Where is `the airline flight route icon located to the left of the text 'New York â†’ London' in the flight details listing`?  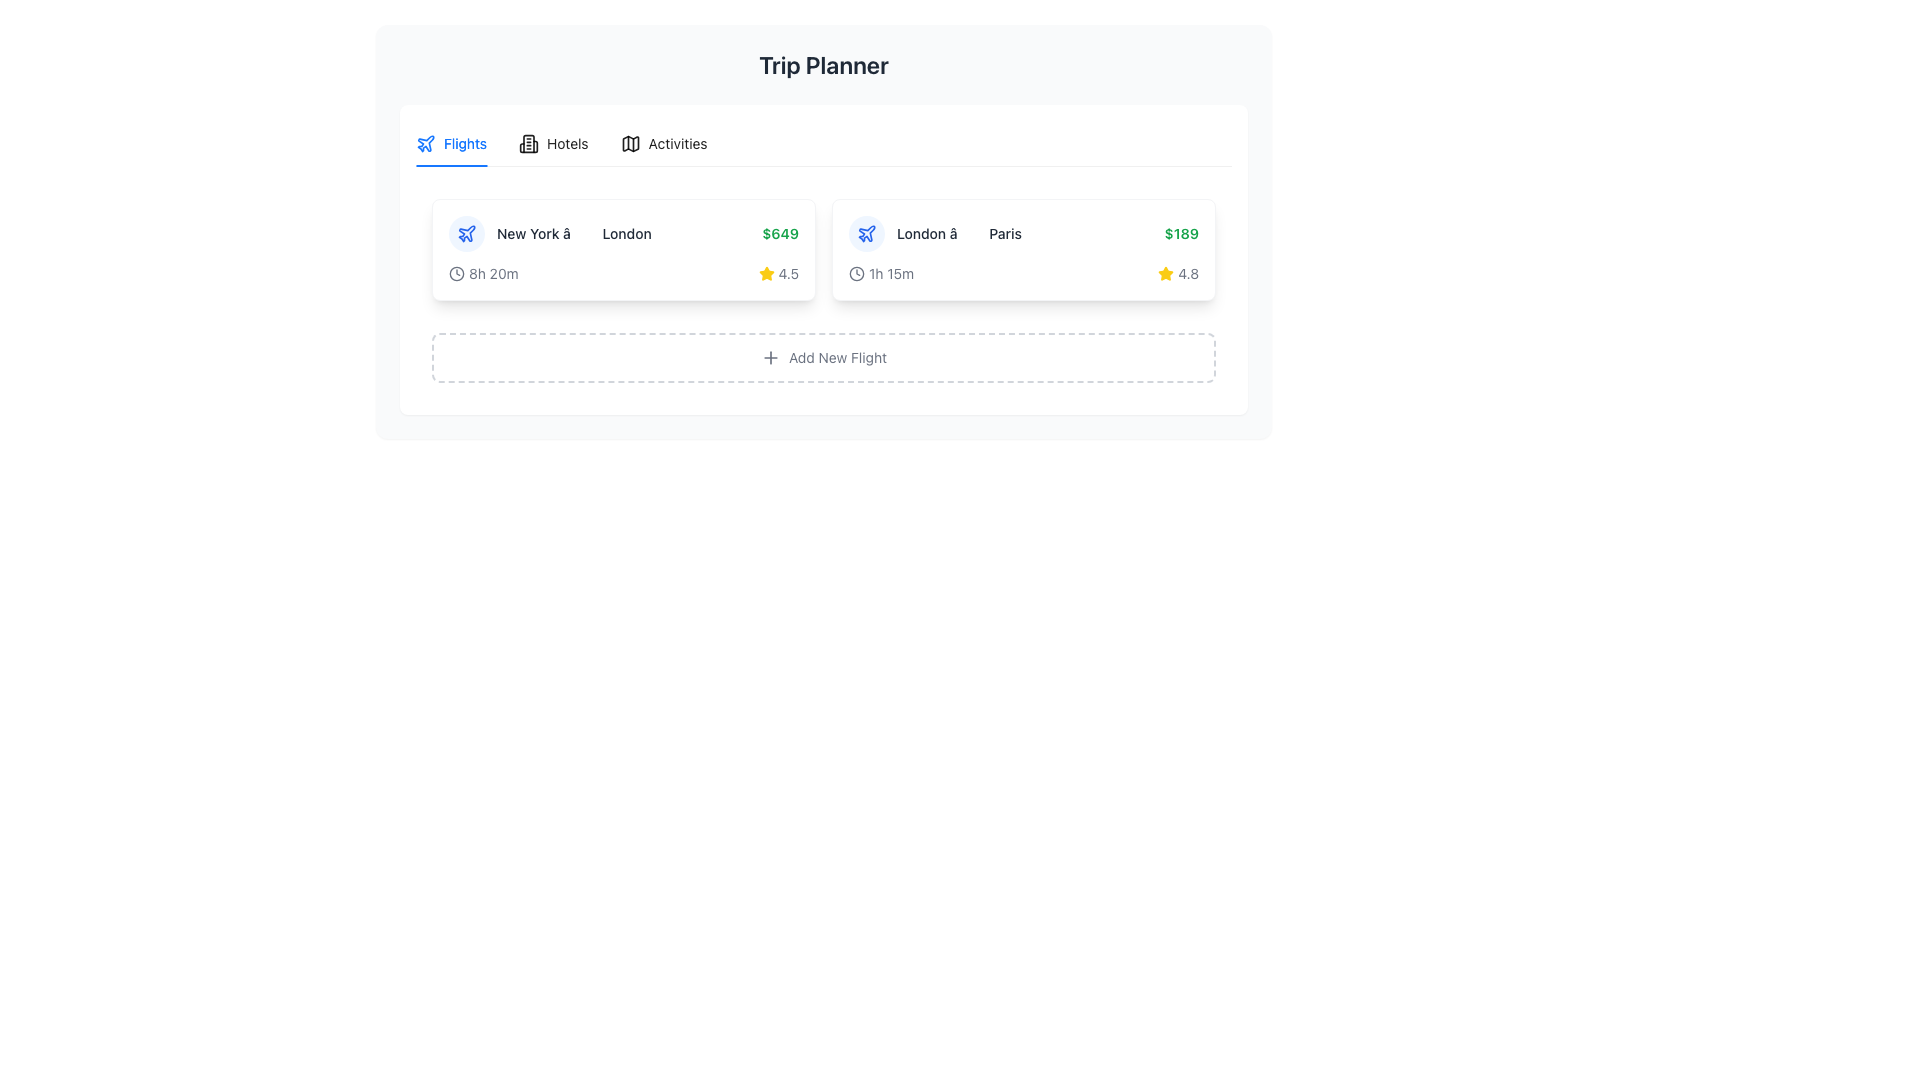 the airline flight route icon located to the left of the text 'New York â†’ London' in the flight details listing is located at coordinates (465, 233).